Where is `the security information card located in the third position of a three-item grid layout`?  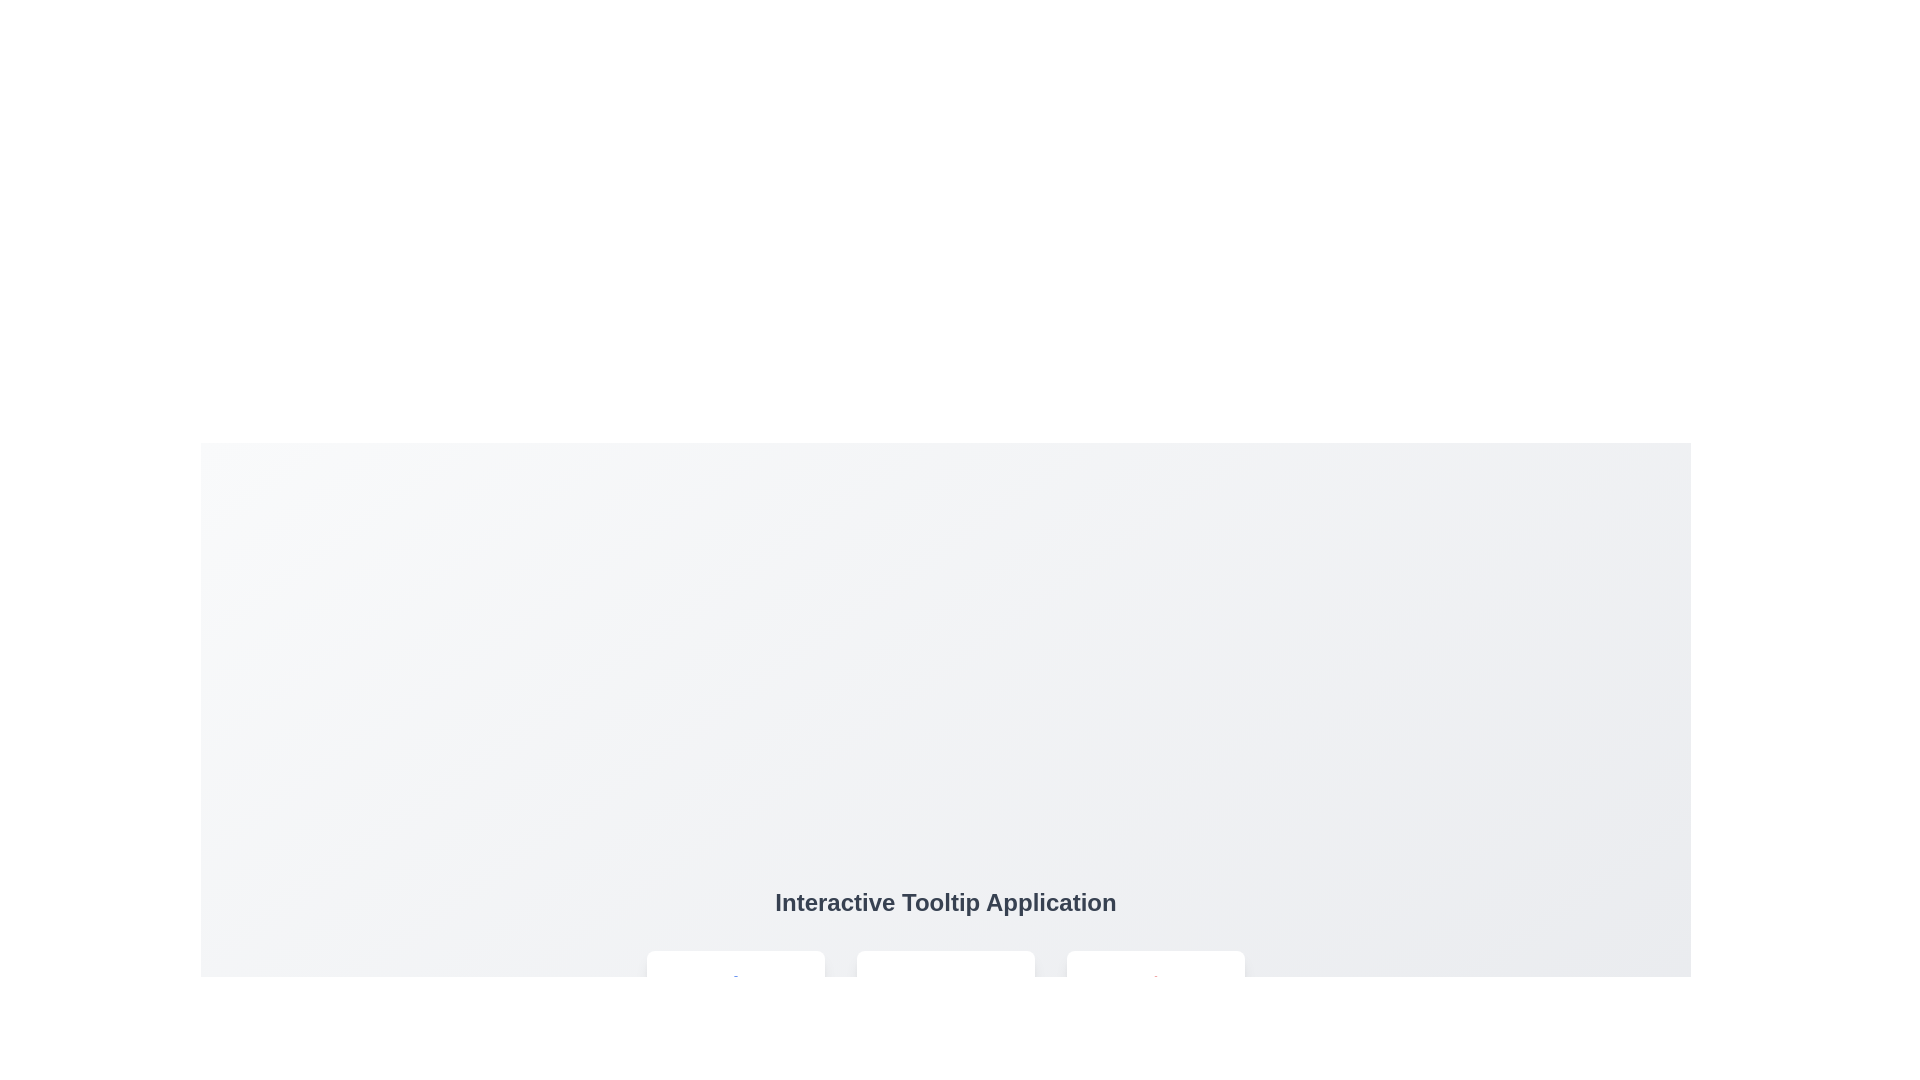
the security information card located in the third position of a three-item grid layout is located at coordinates (1156, 1014).